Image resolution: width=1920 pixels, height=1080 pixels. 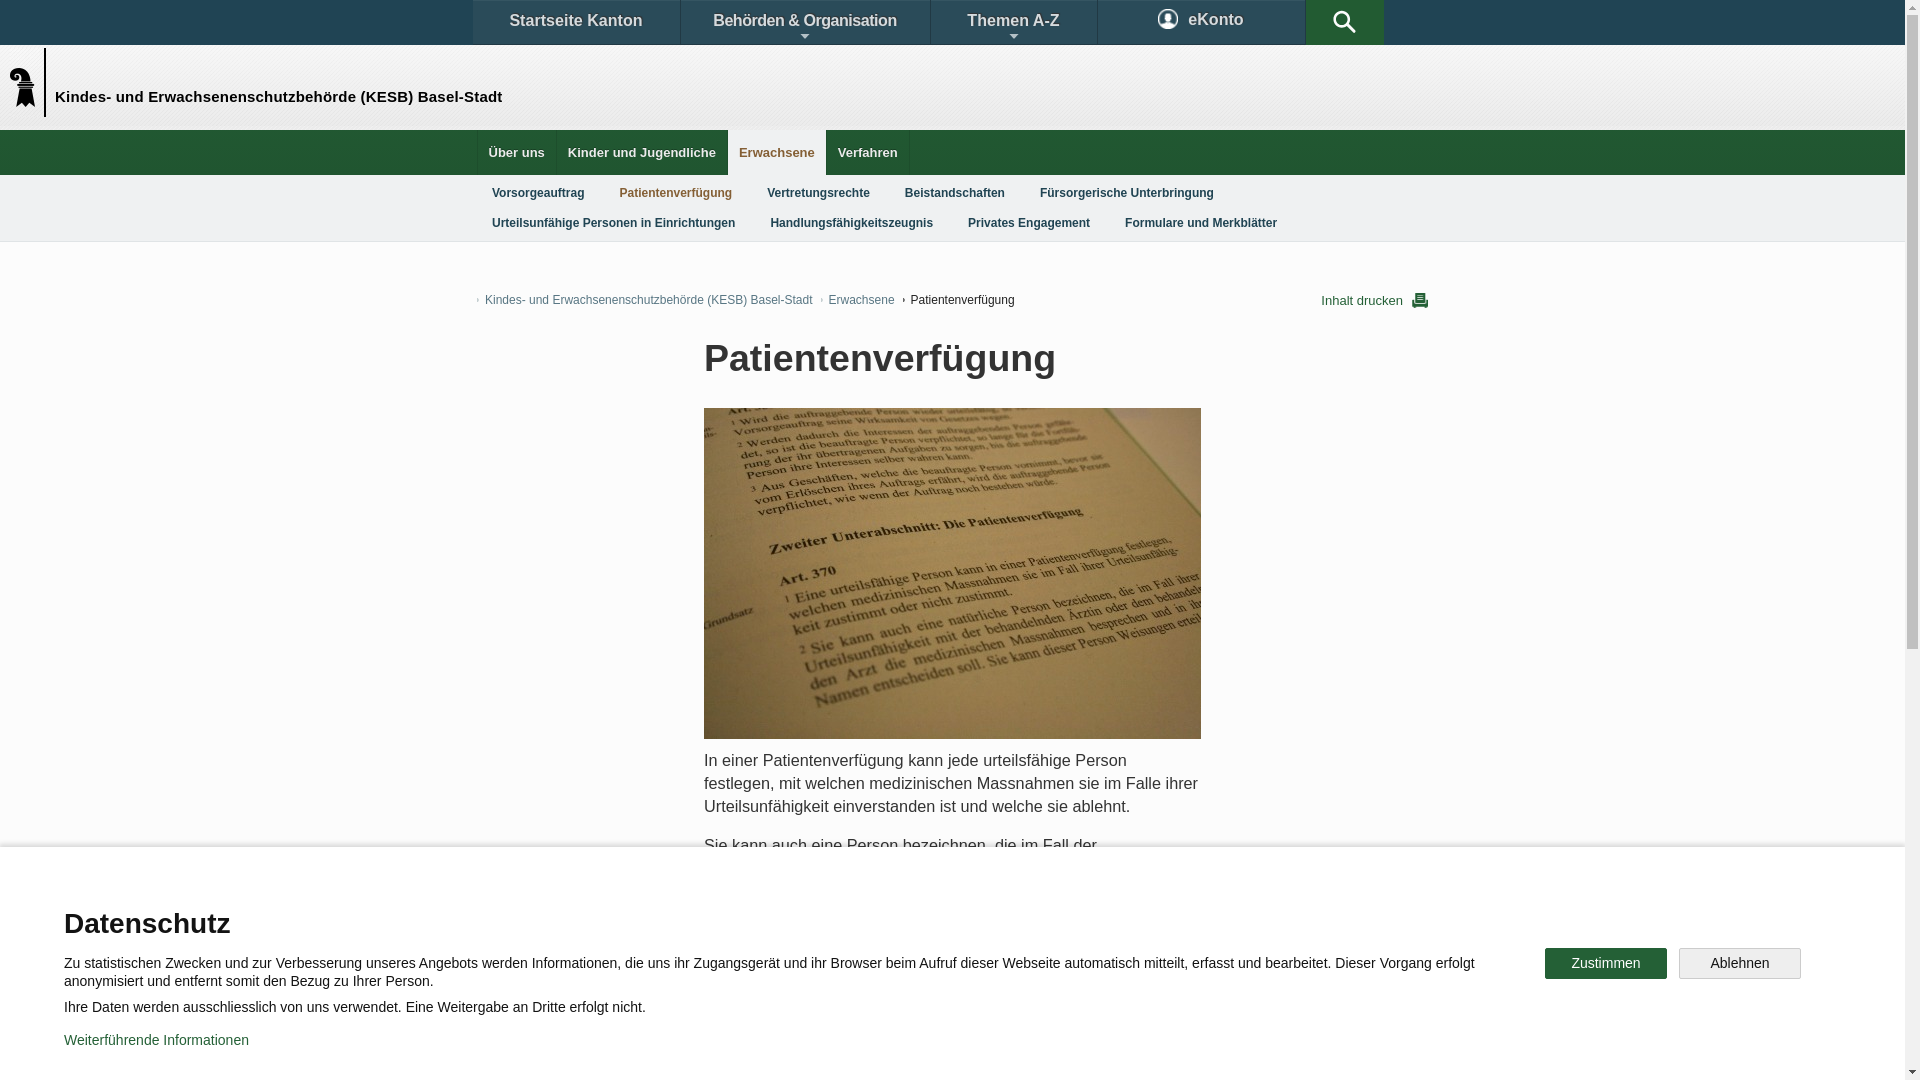 What do you see at coordinates (868, 151) in the screenshot?
I see `'Verfahren'` at bounding box center [868, 151].